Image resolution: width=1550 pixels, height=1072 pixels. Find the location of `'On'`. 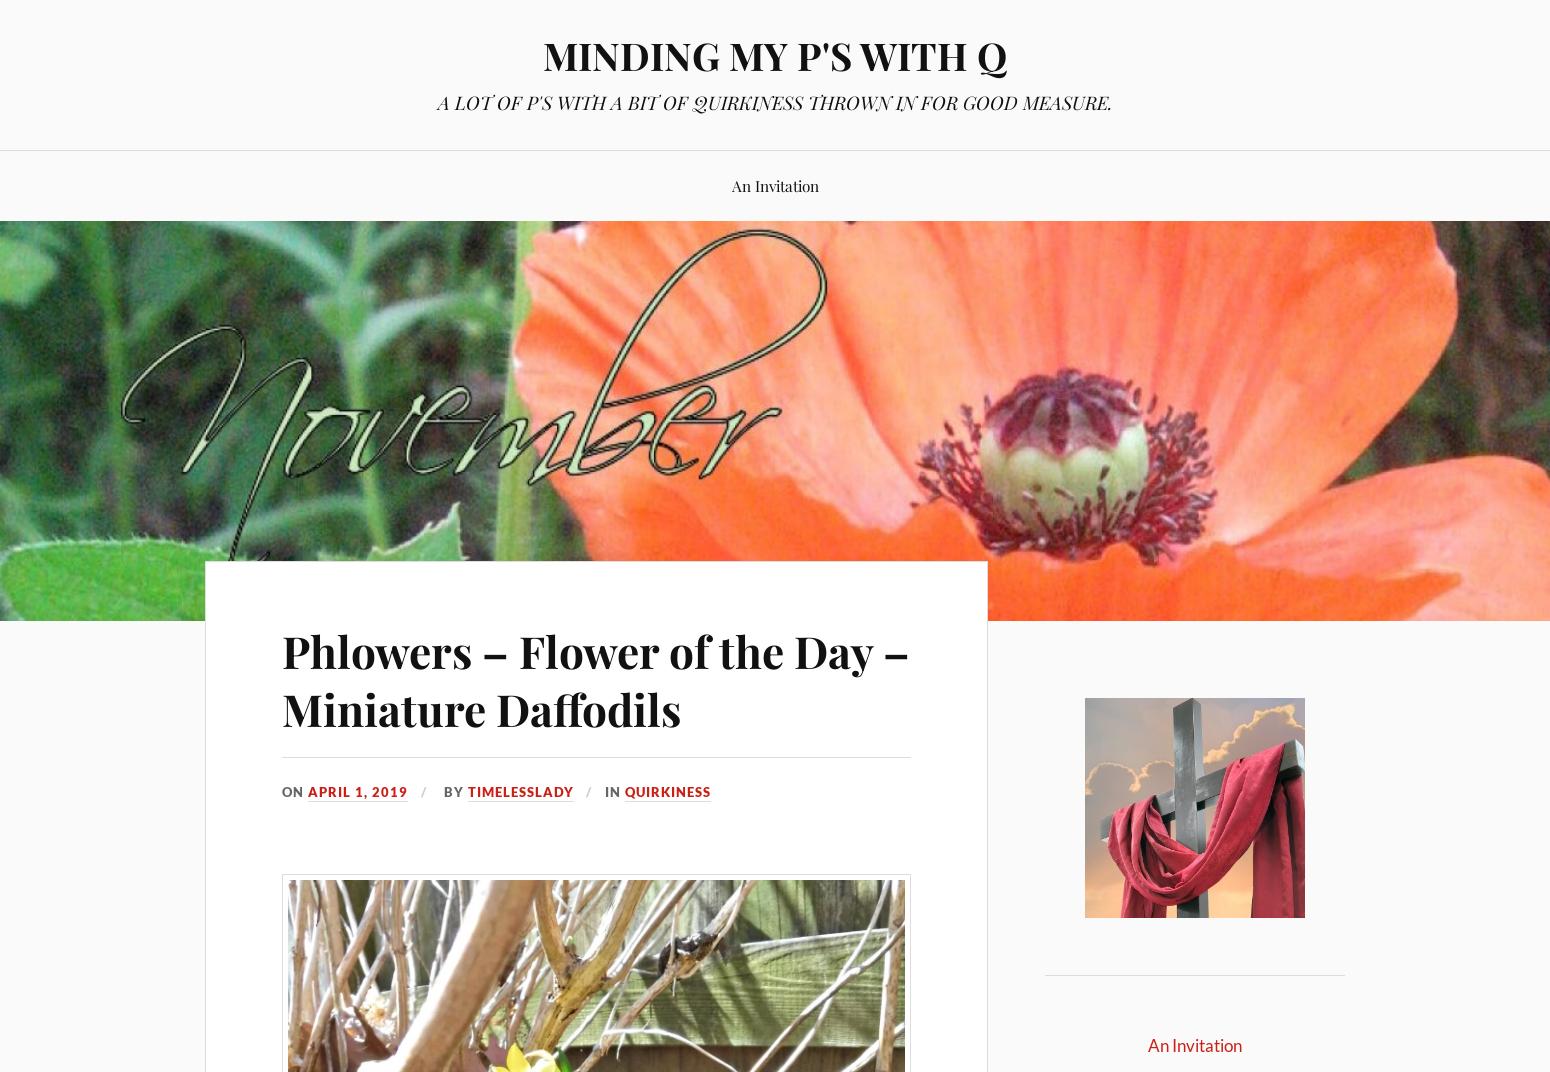

'On' is located at coordinates (294, 791).